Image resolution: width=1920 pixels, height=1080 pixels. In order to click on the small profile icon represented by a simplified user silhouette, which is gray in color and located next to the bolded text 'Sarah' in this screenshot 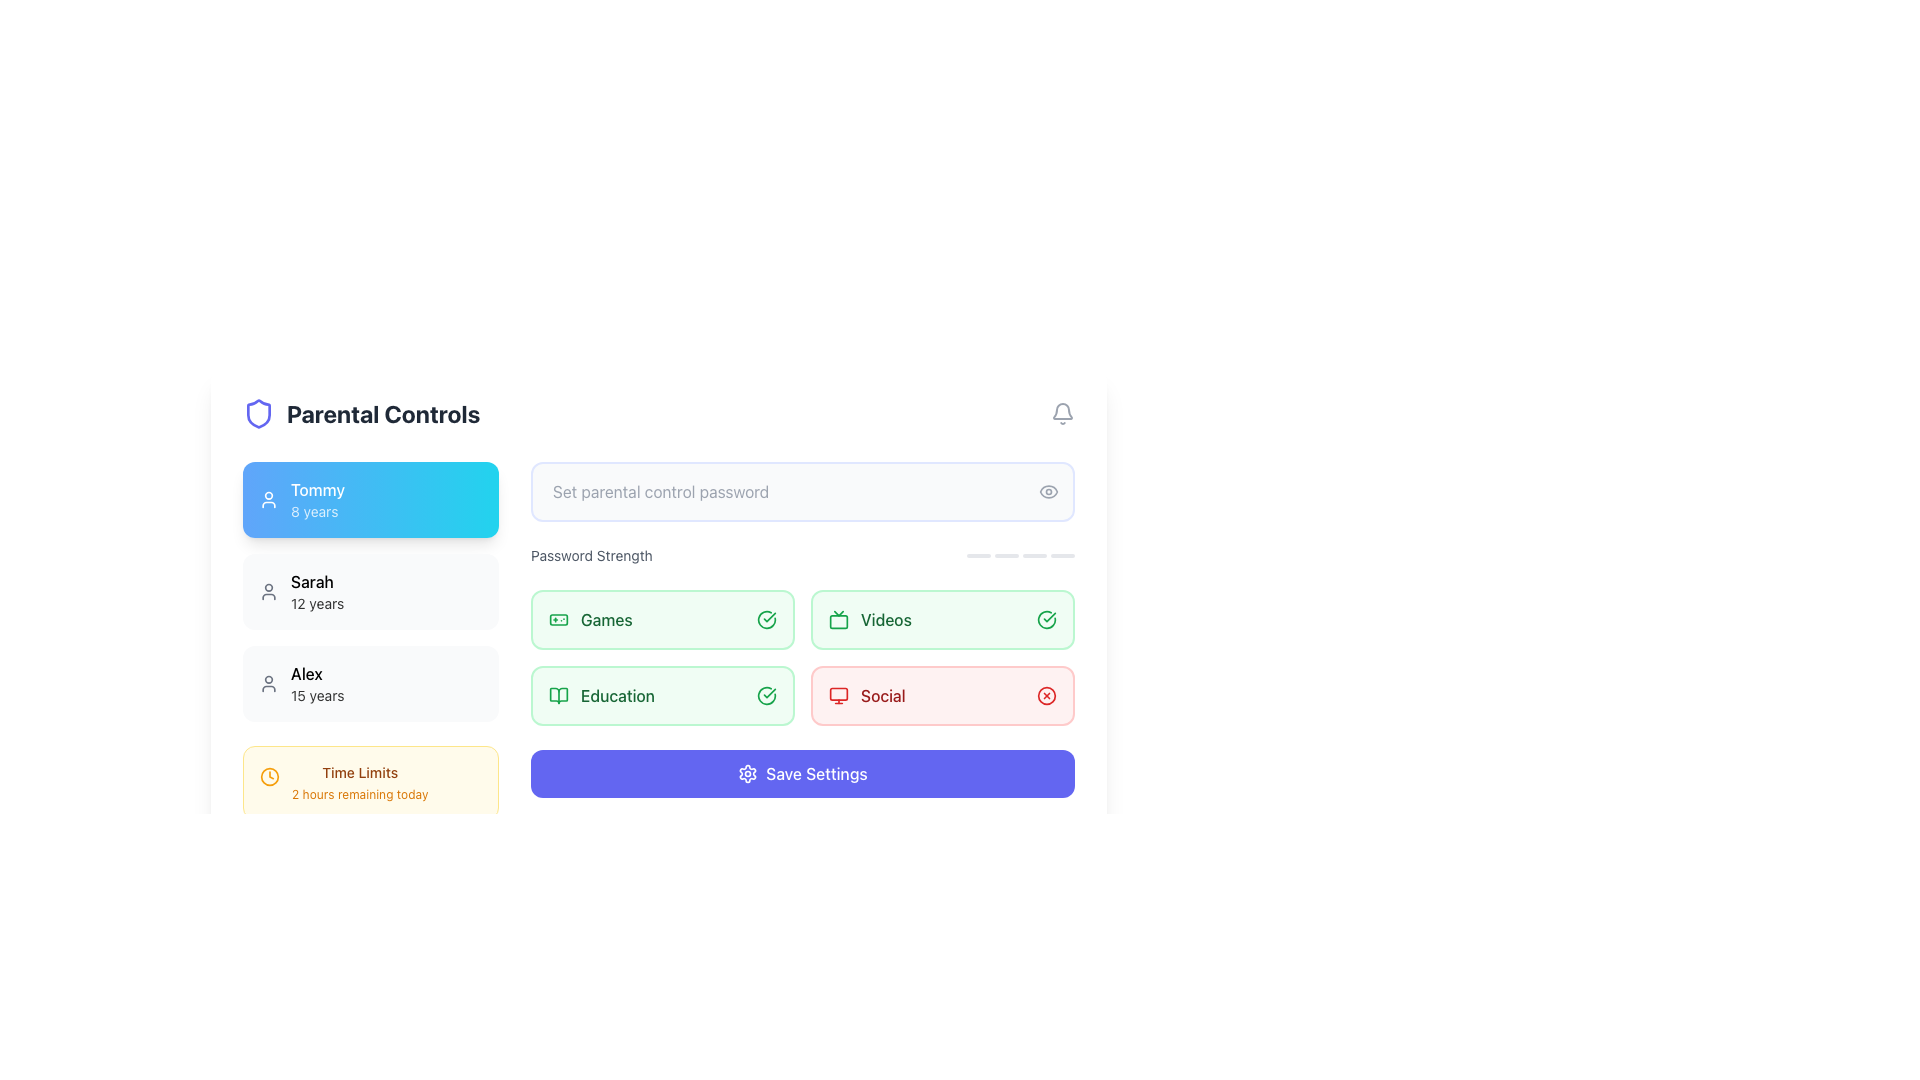, I will do `click(267, 590)`.